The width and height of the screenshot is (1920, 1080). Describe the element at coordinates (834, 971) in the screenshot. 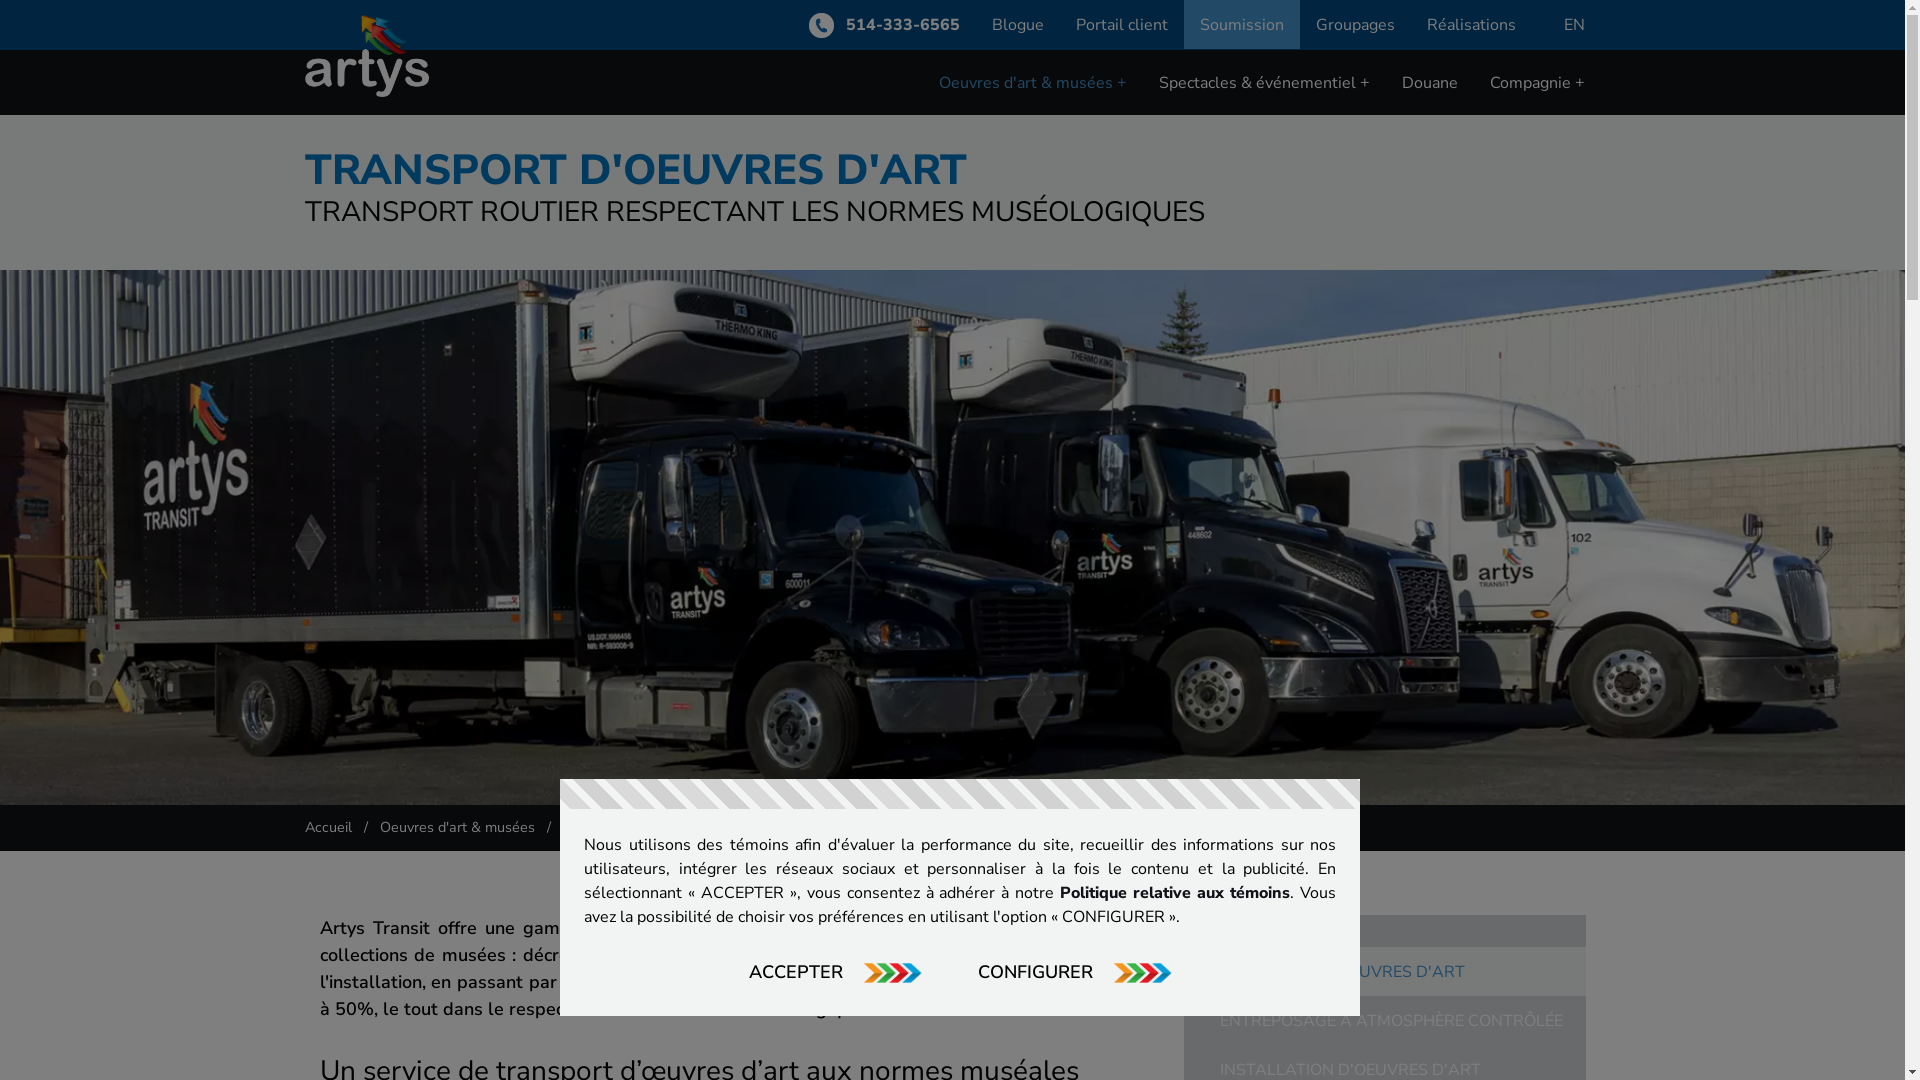

I see `'ACCEPTER'` at that location.